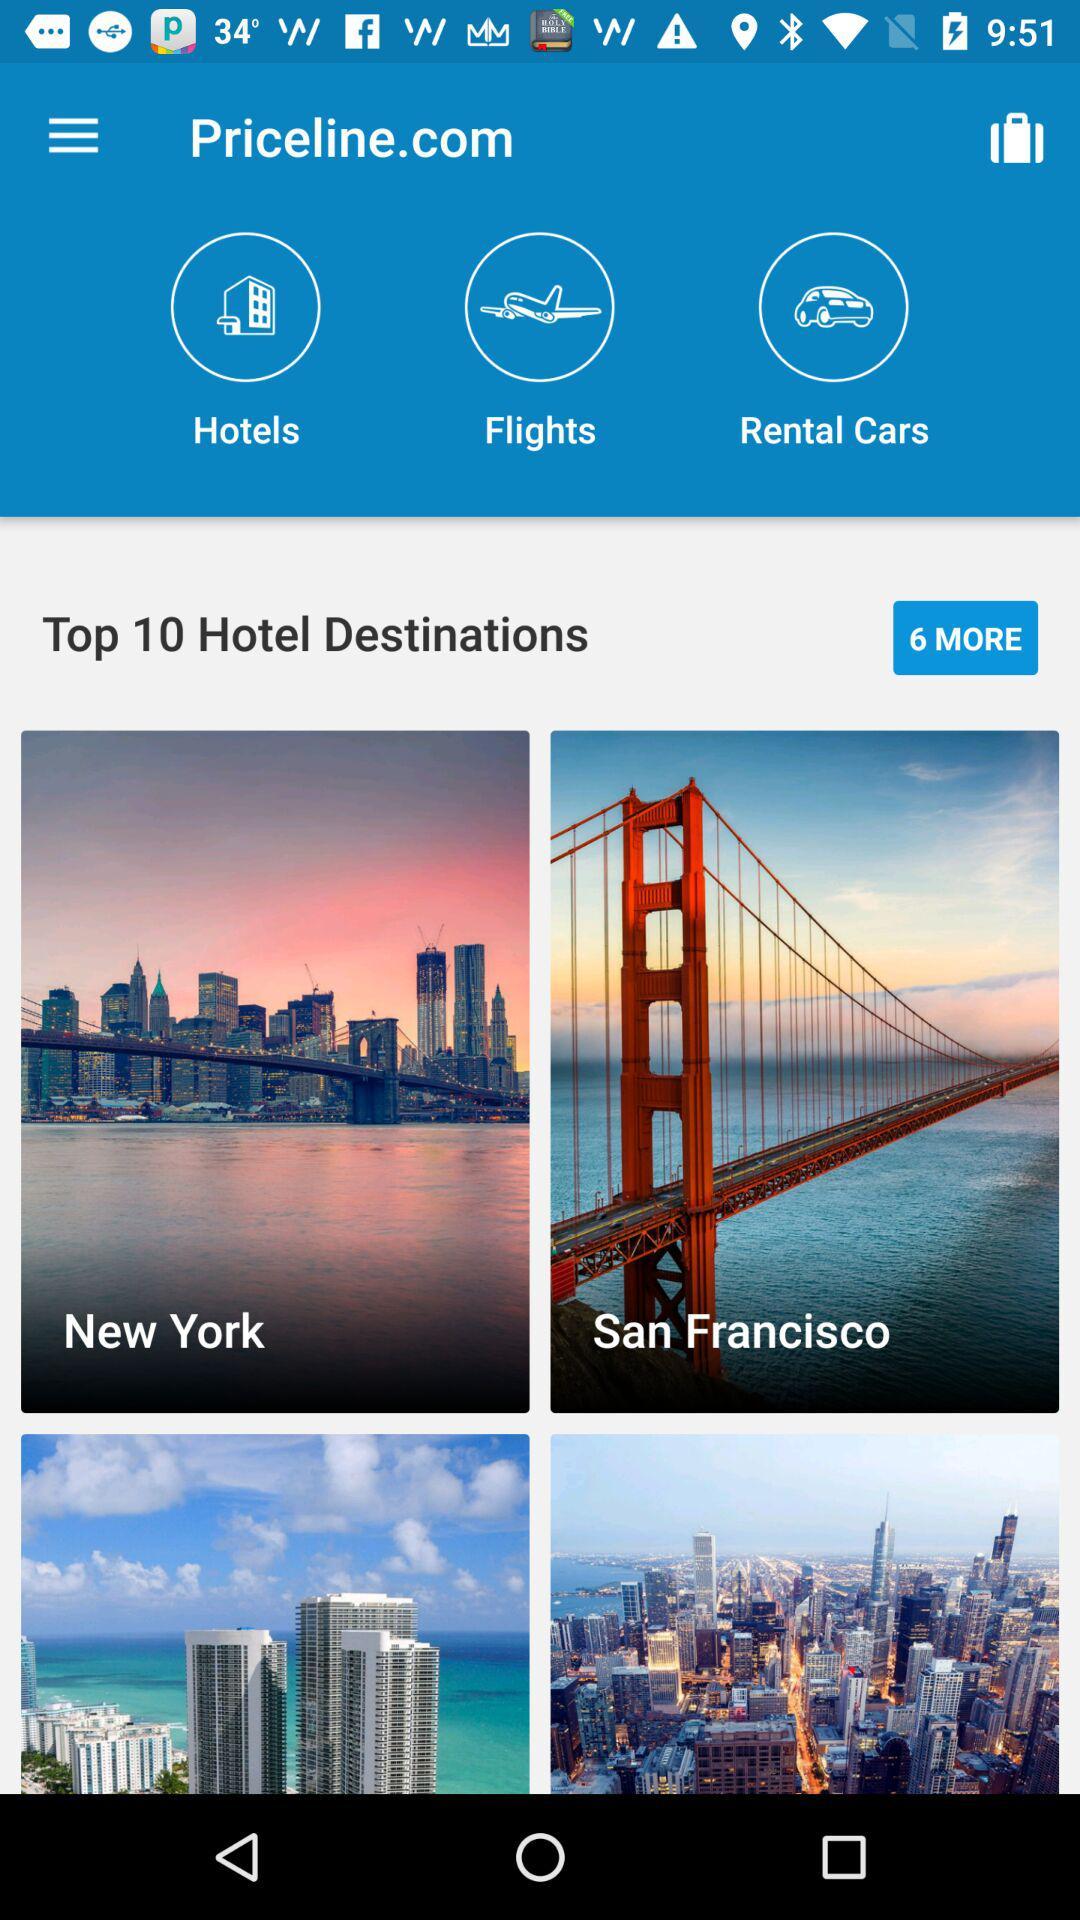 Image resolution: width=1080 pixels, height=1920 pixels. I want to click on the icon below the rental cars item, so click(964, 636).